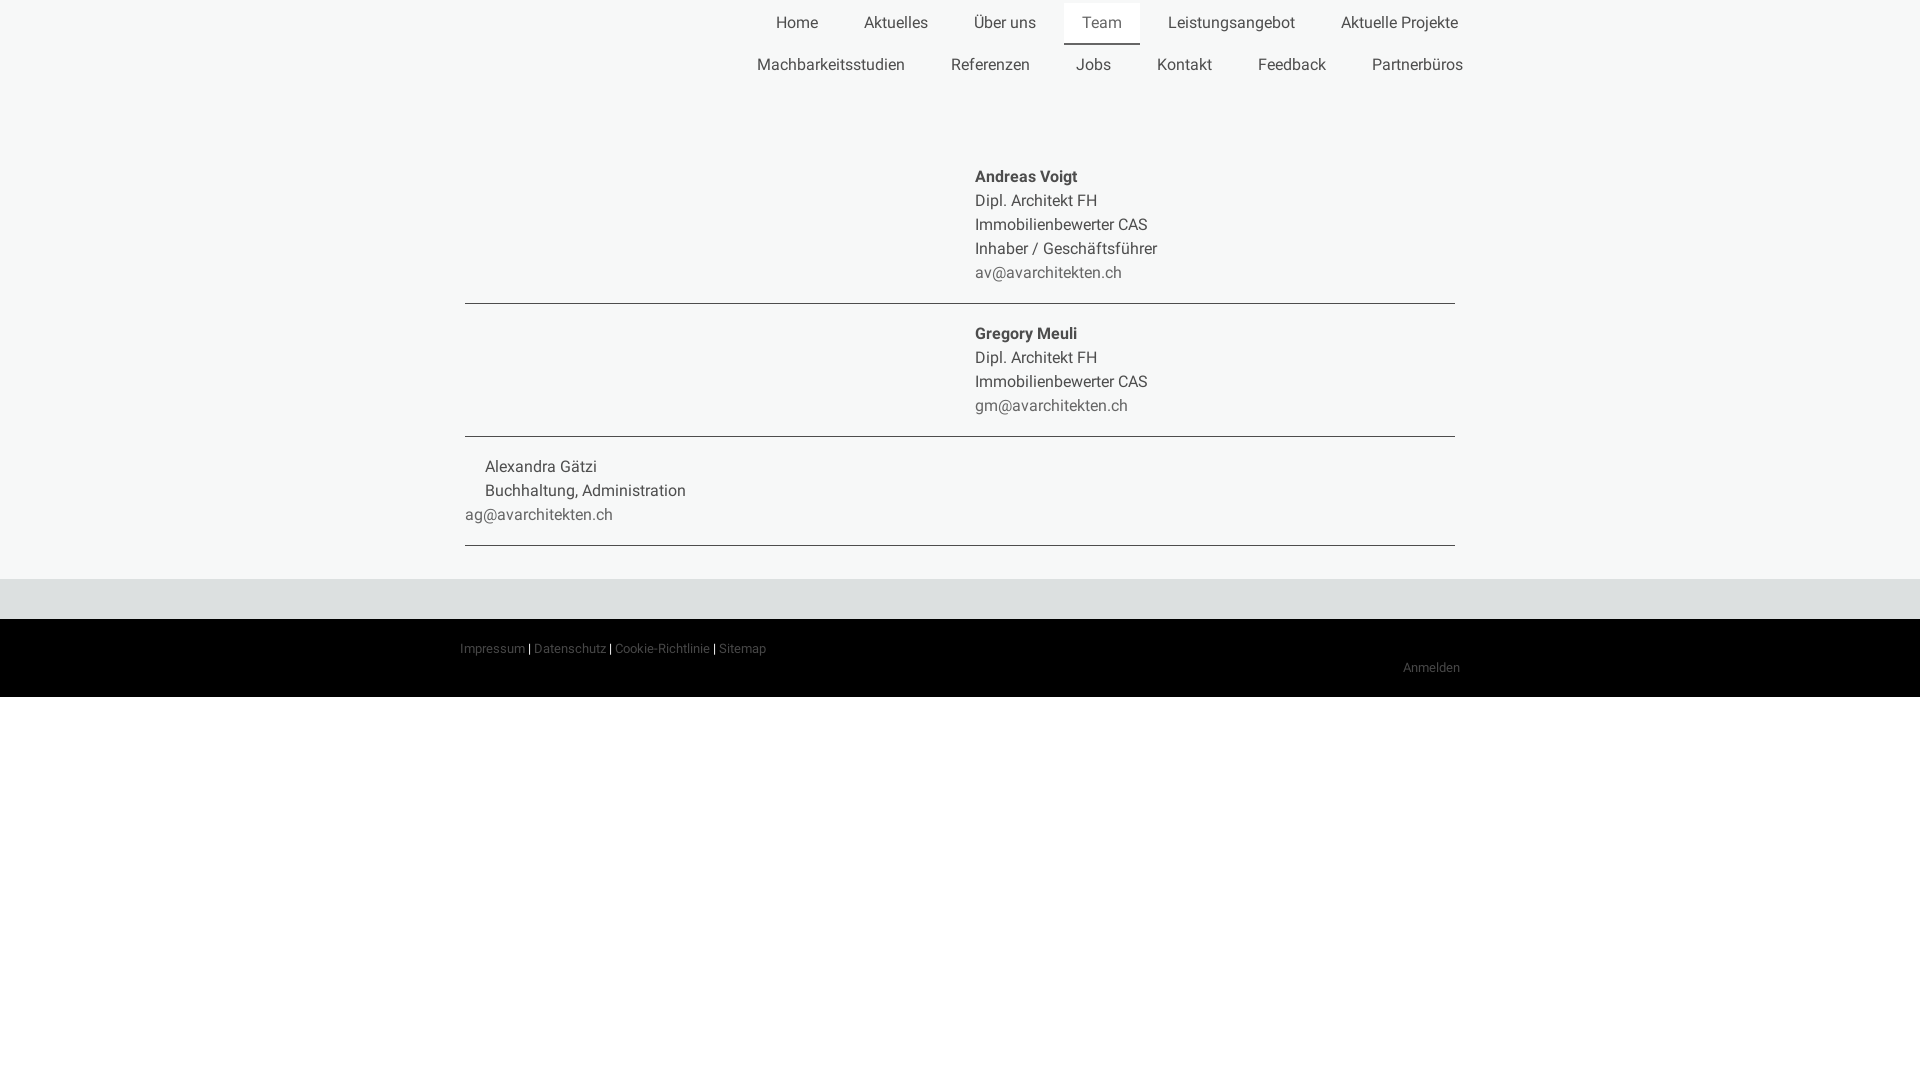  Describe the element at coordinates (741, 648) in the screenshot. I see `'Sitemap'` at that location.